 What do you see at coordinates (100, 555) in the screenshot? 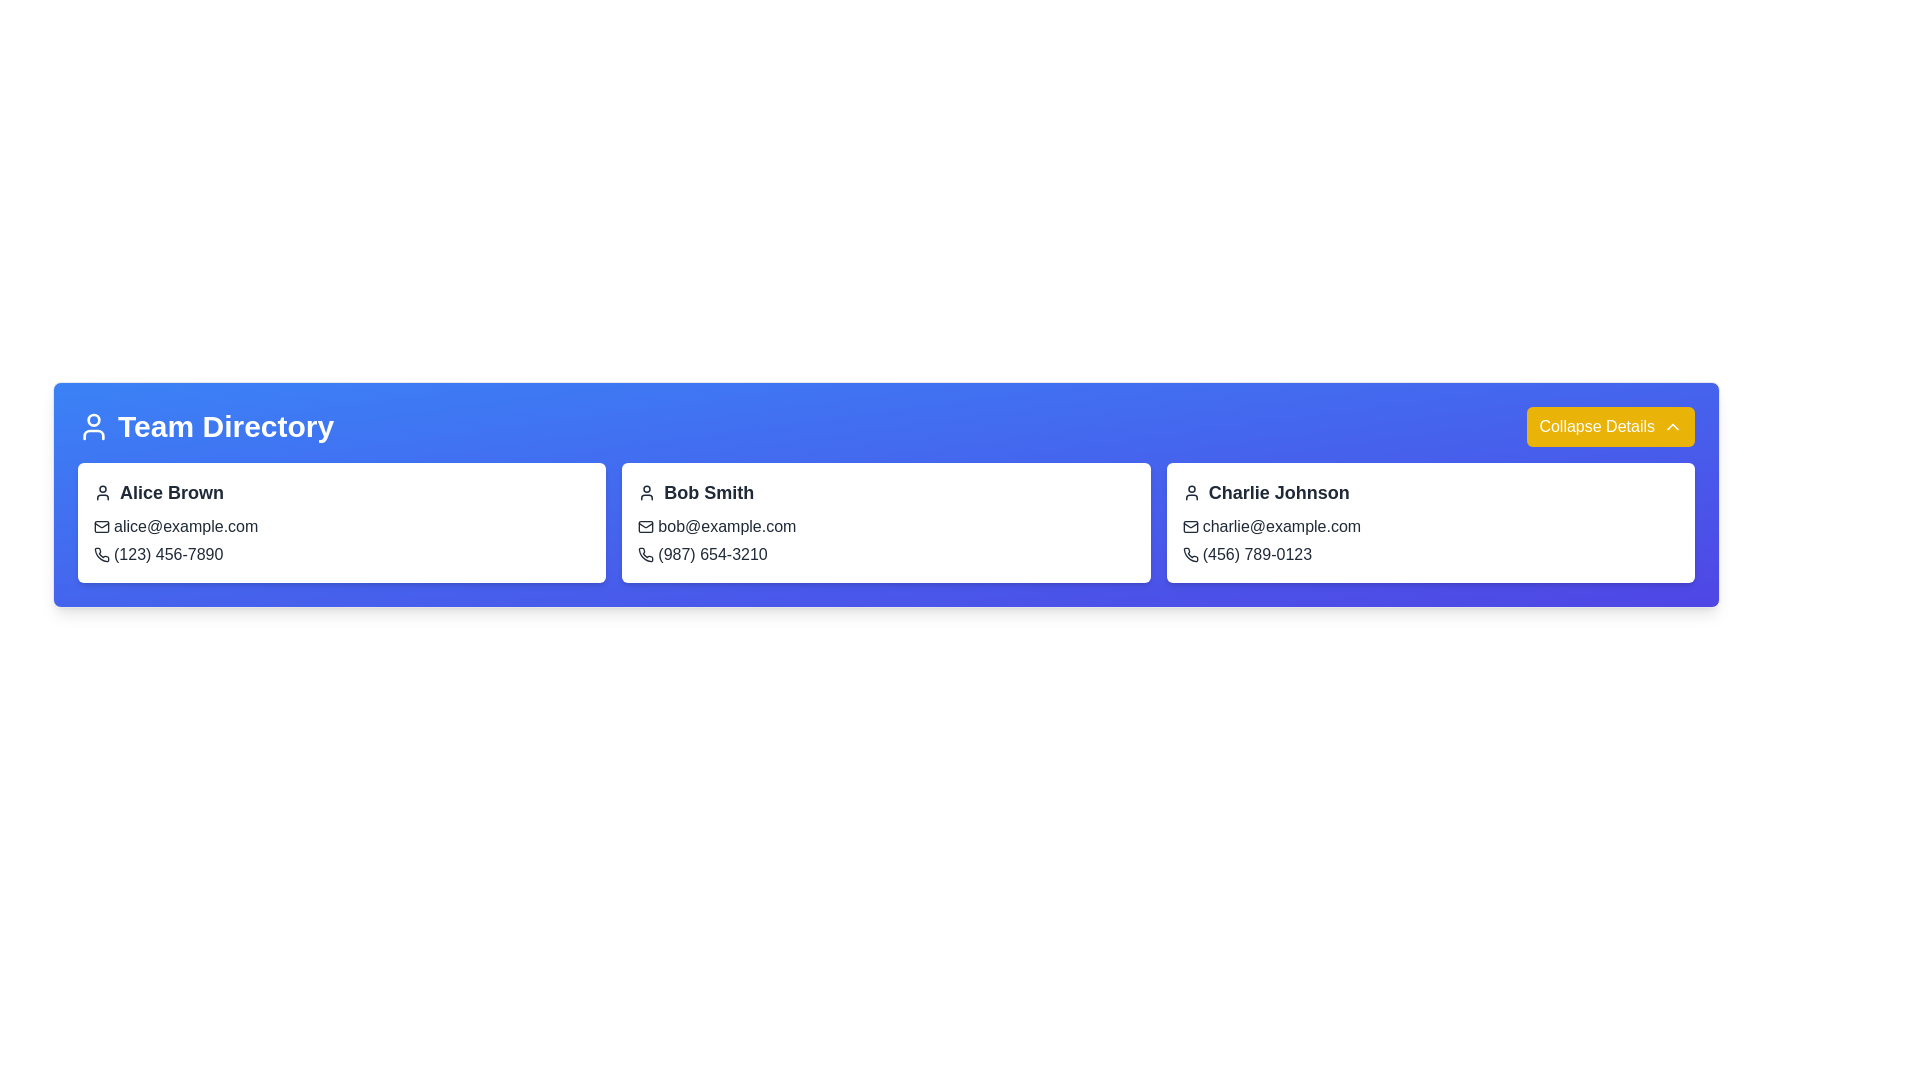
I see `the phone icon SVG graphic located to the left of the phone number '(123) 456-7890' in the first card entry under 'Alice Brown' within the 'Team Directory' section` at bounding box center [100, 555].